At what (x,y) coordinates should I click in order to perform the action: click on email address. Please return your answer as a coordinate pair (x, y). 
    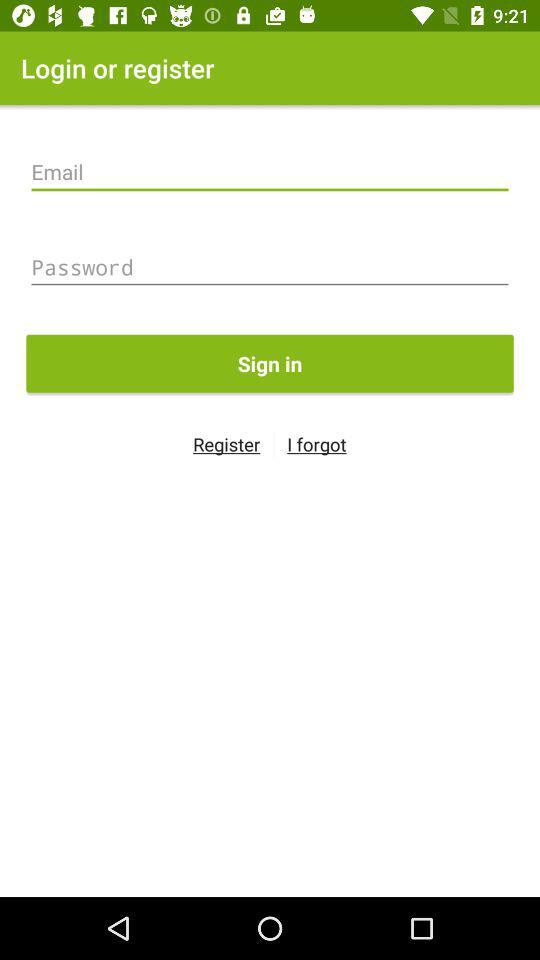
    Looking at the image, I should click on (270, 171).